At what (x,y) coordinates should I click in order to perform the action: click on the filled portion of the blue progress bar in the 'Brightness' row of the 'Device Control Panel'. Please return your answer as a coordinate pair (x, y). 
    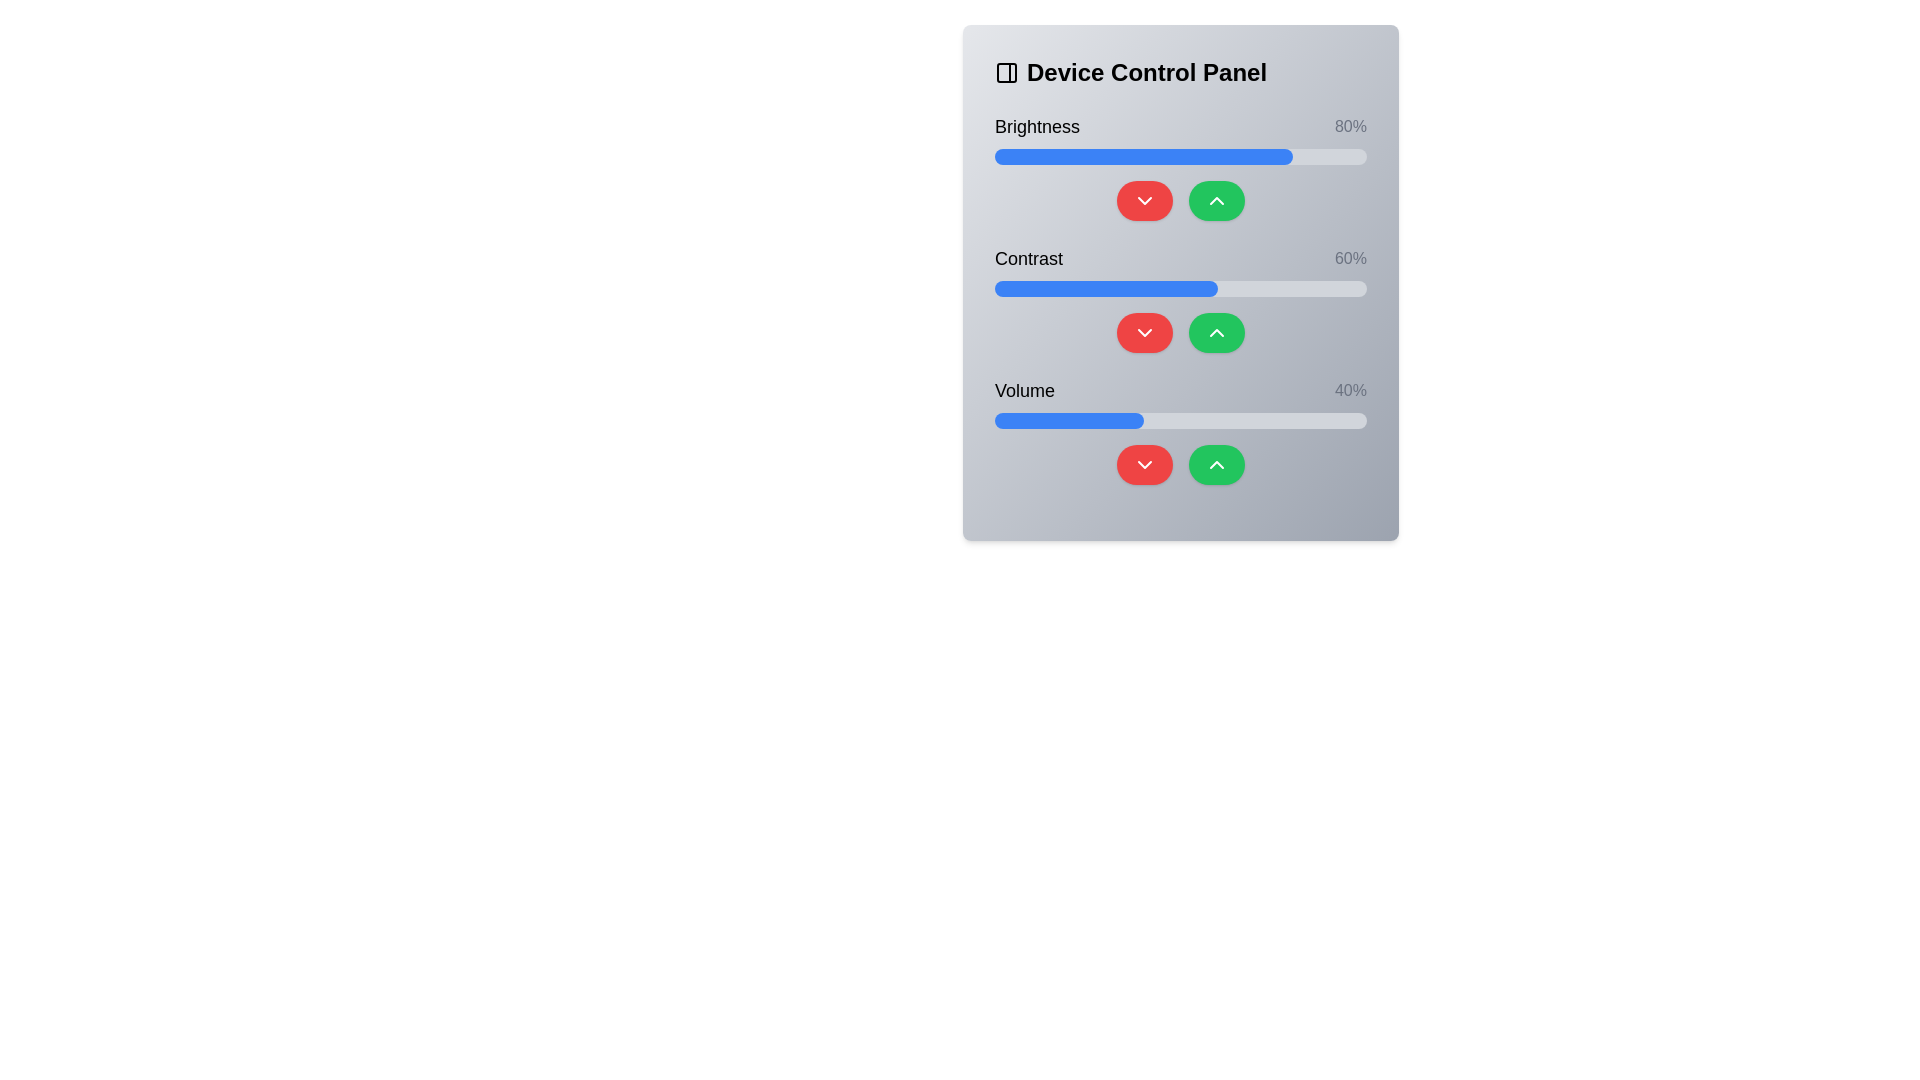
    Looking at the image, I should click on (1143, 156).